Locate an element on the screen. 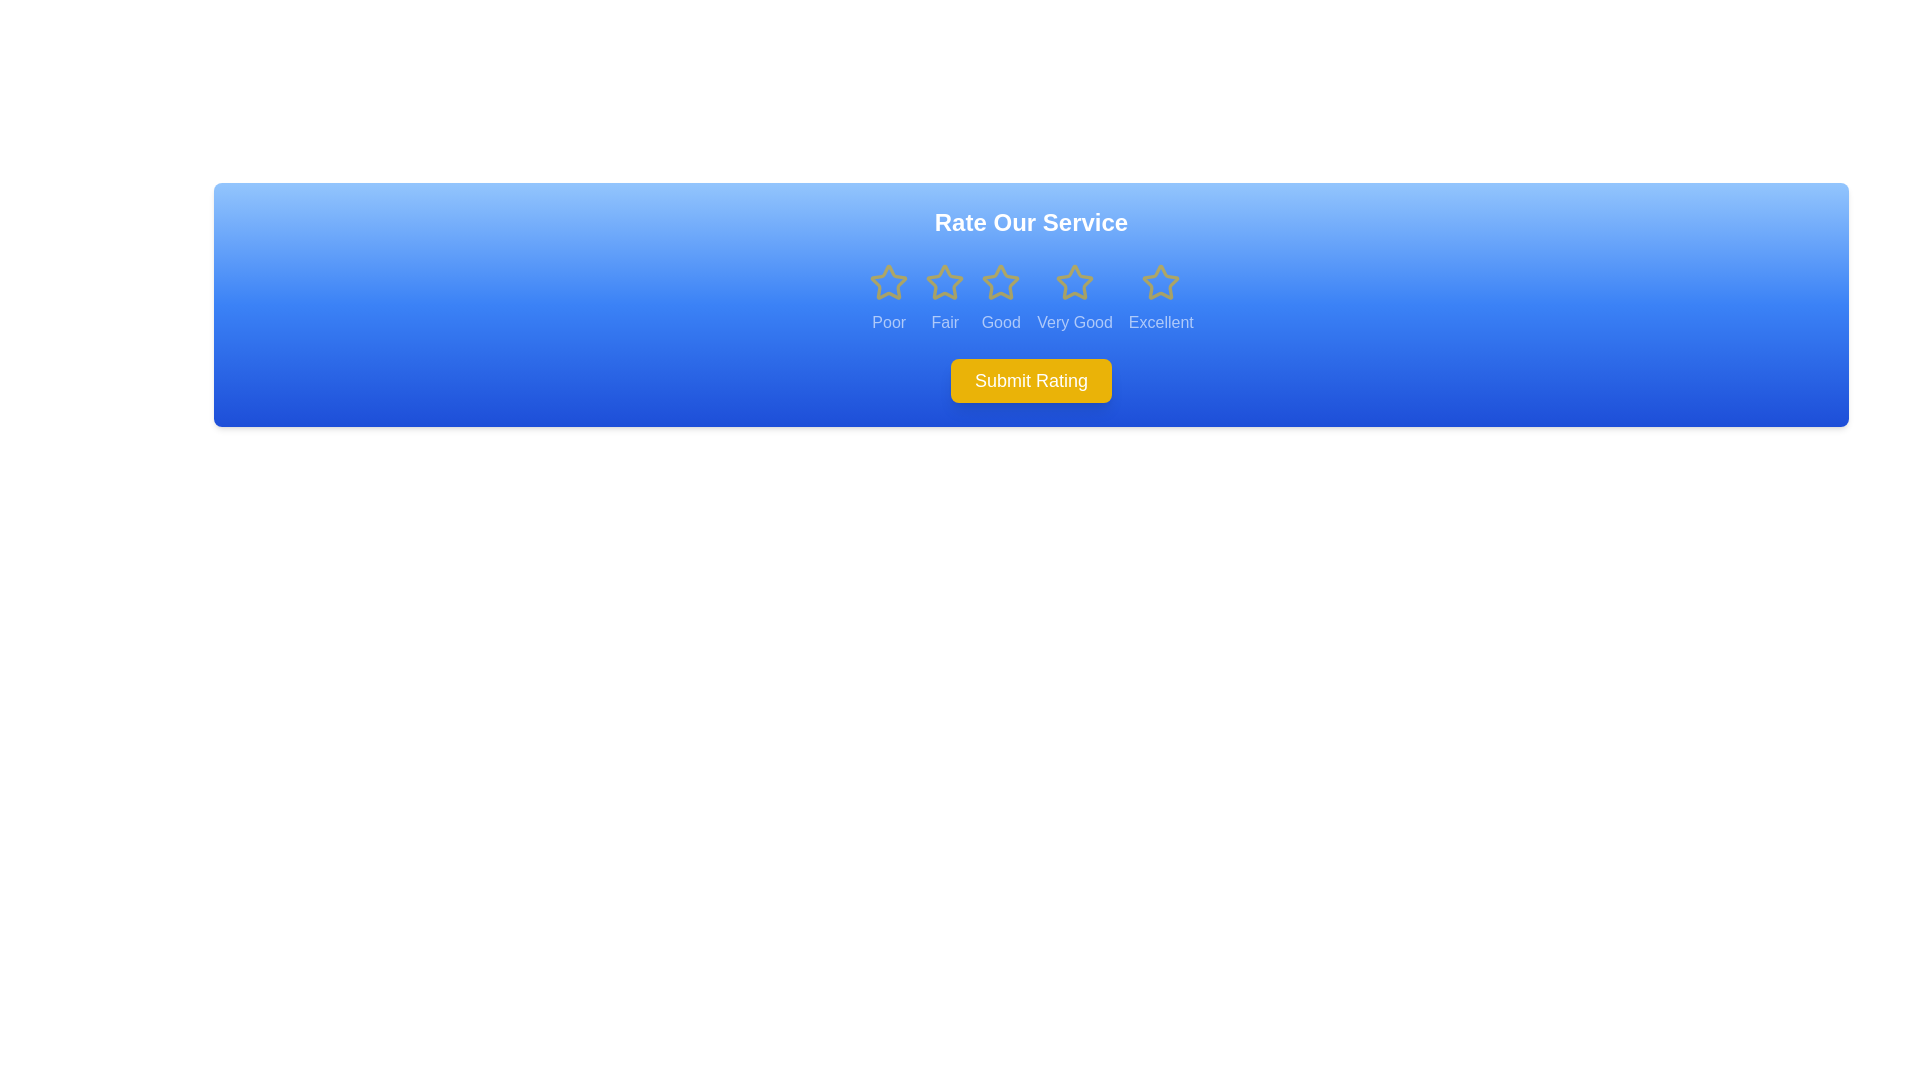 The image size is (1920, 1080). the fourth star in the rating system is located at coordinates (1074, 282).